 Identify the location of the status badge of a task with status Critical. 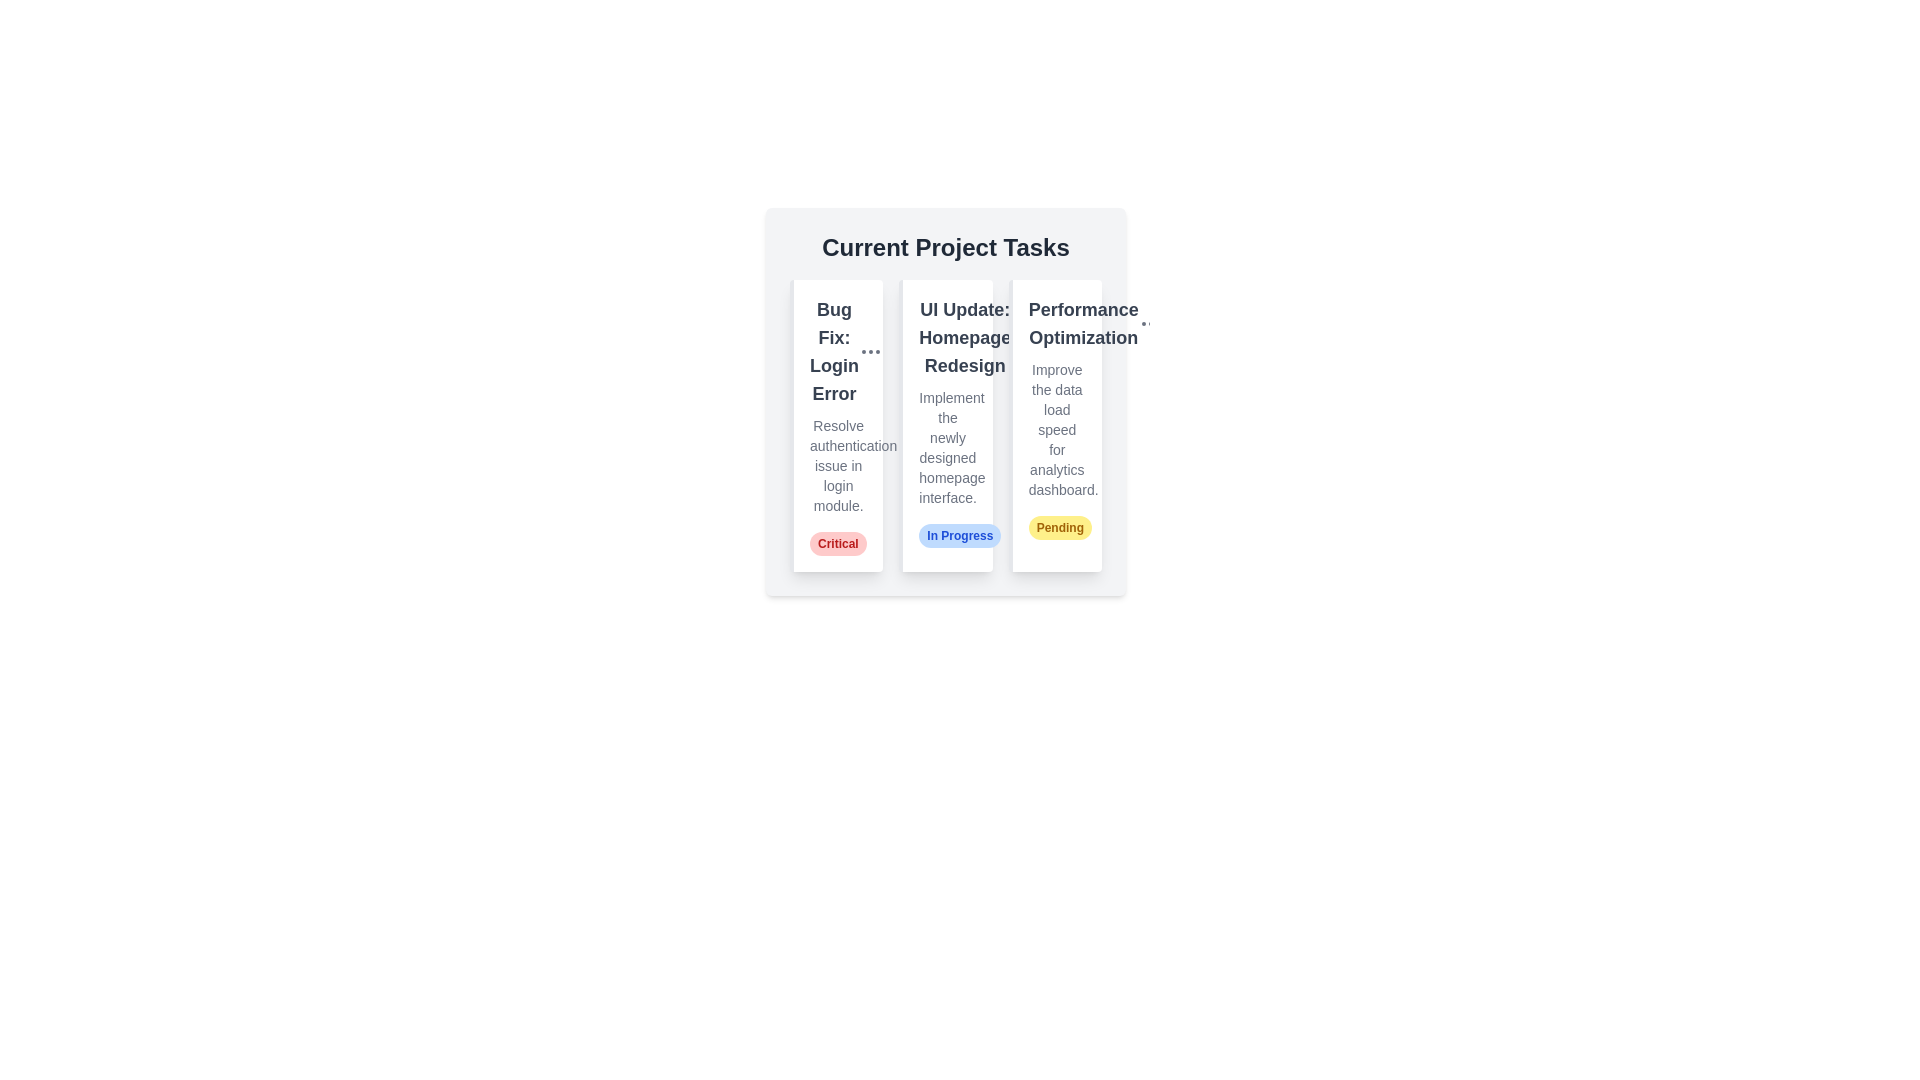
(838, 543).